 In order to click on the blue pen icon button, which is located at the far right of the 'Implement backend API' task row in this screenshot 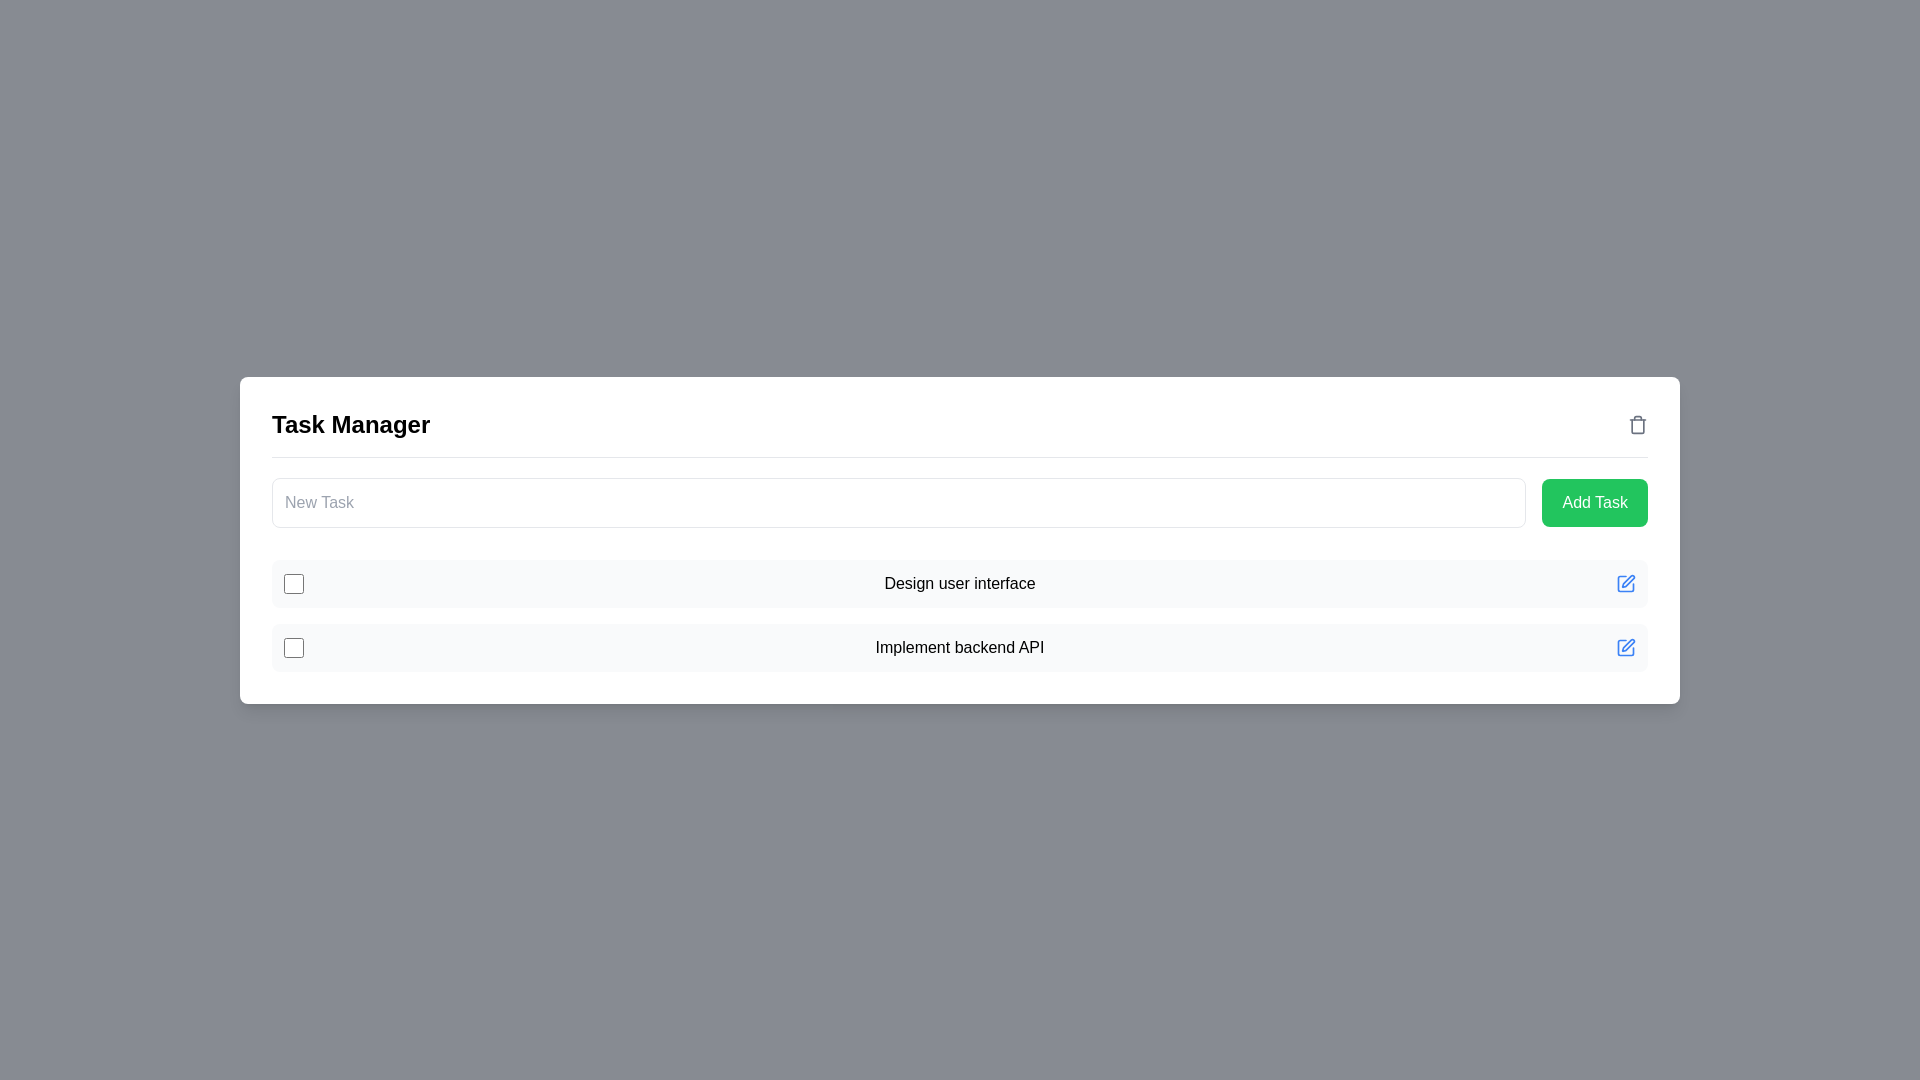, I will do `click(1626, 647)`.